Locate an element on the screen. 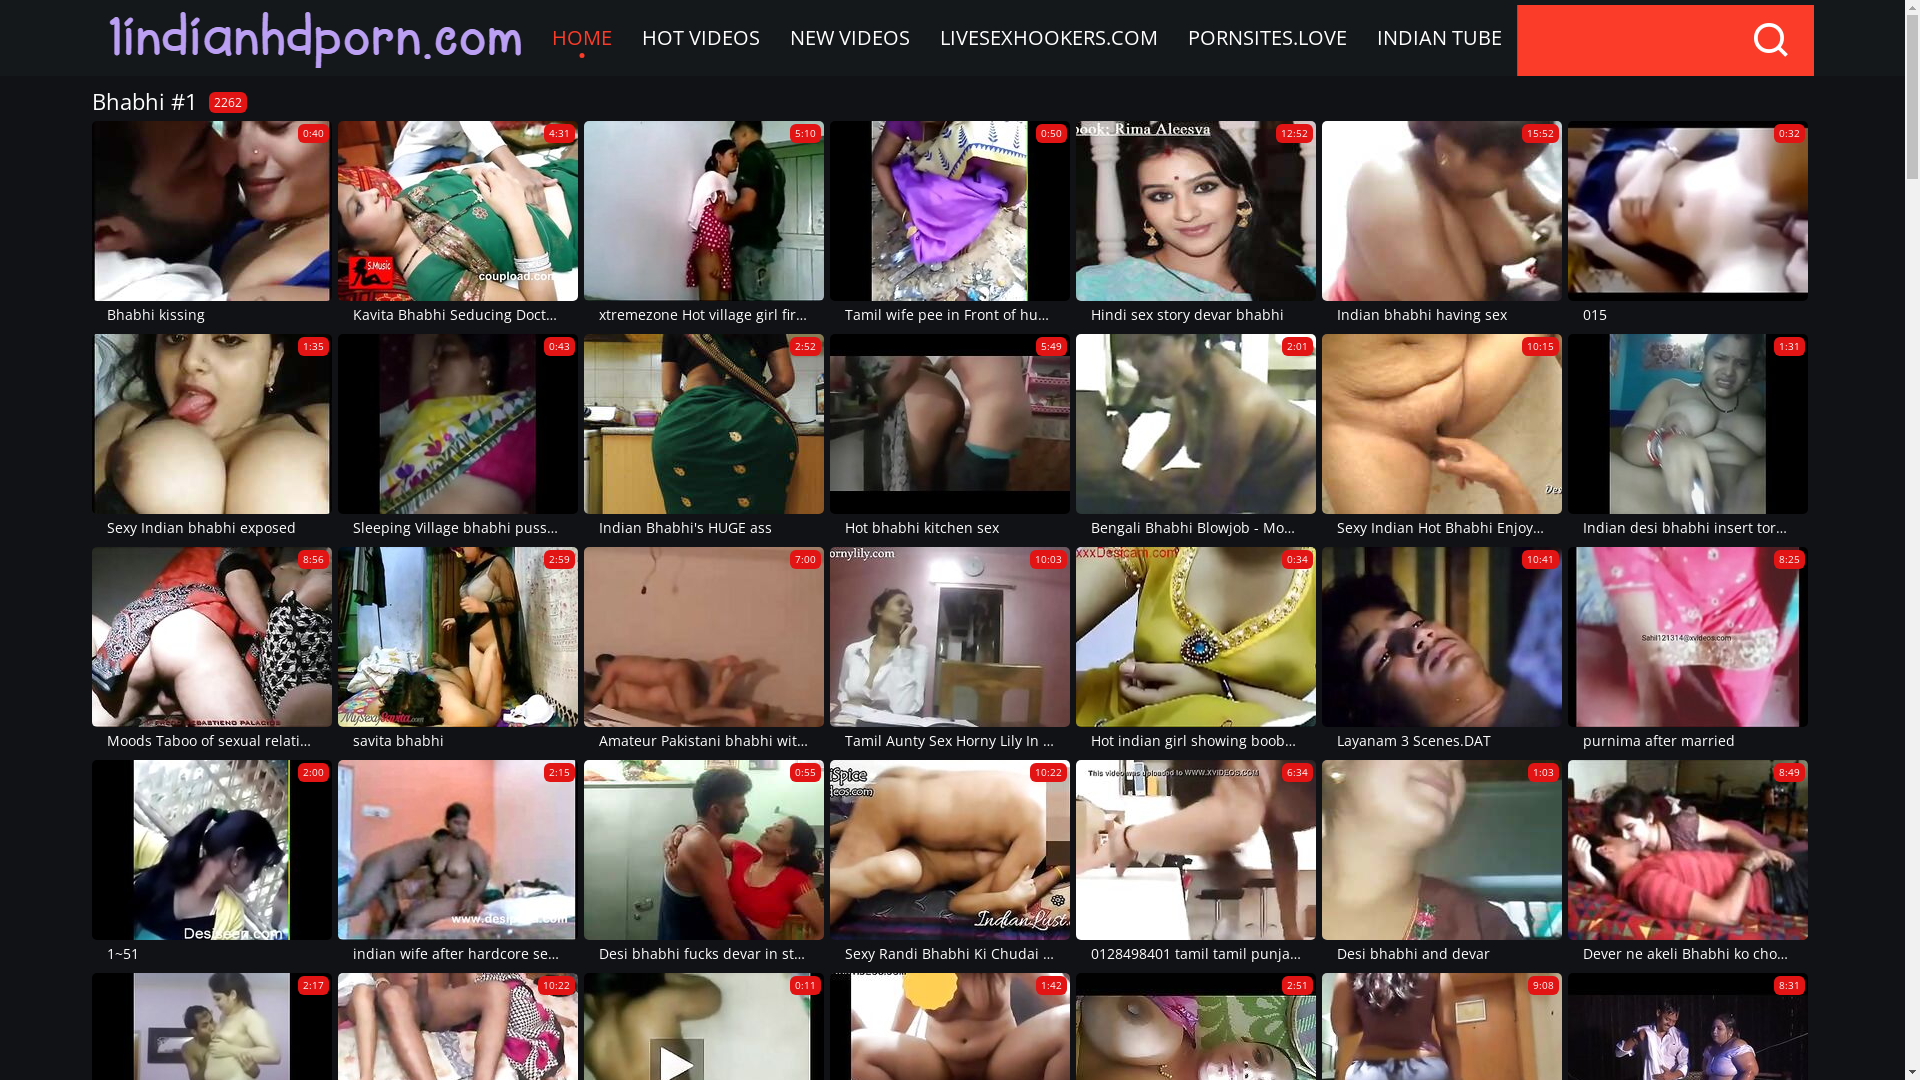 This screenshot has height=1080, width=1920. 'LIVESEXHOOKERS.COM' is located at coordinates (1046, 38).